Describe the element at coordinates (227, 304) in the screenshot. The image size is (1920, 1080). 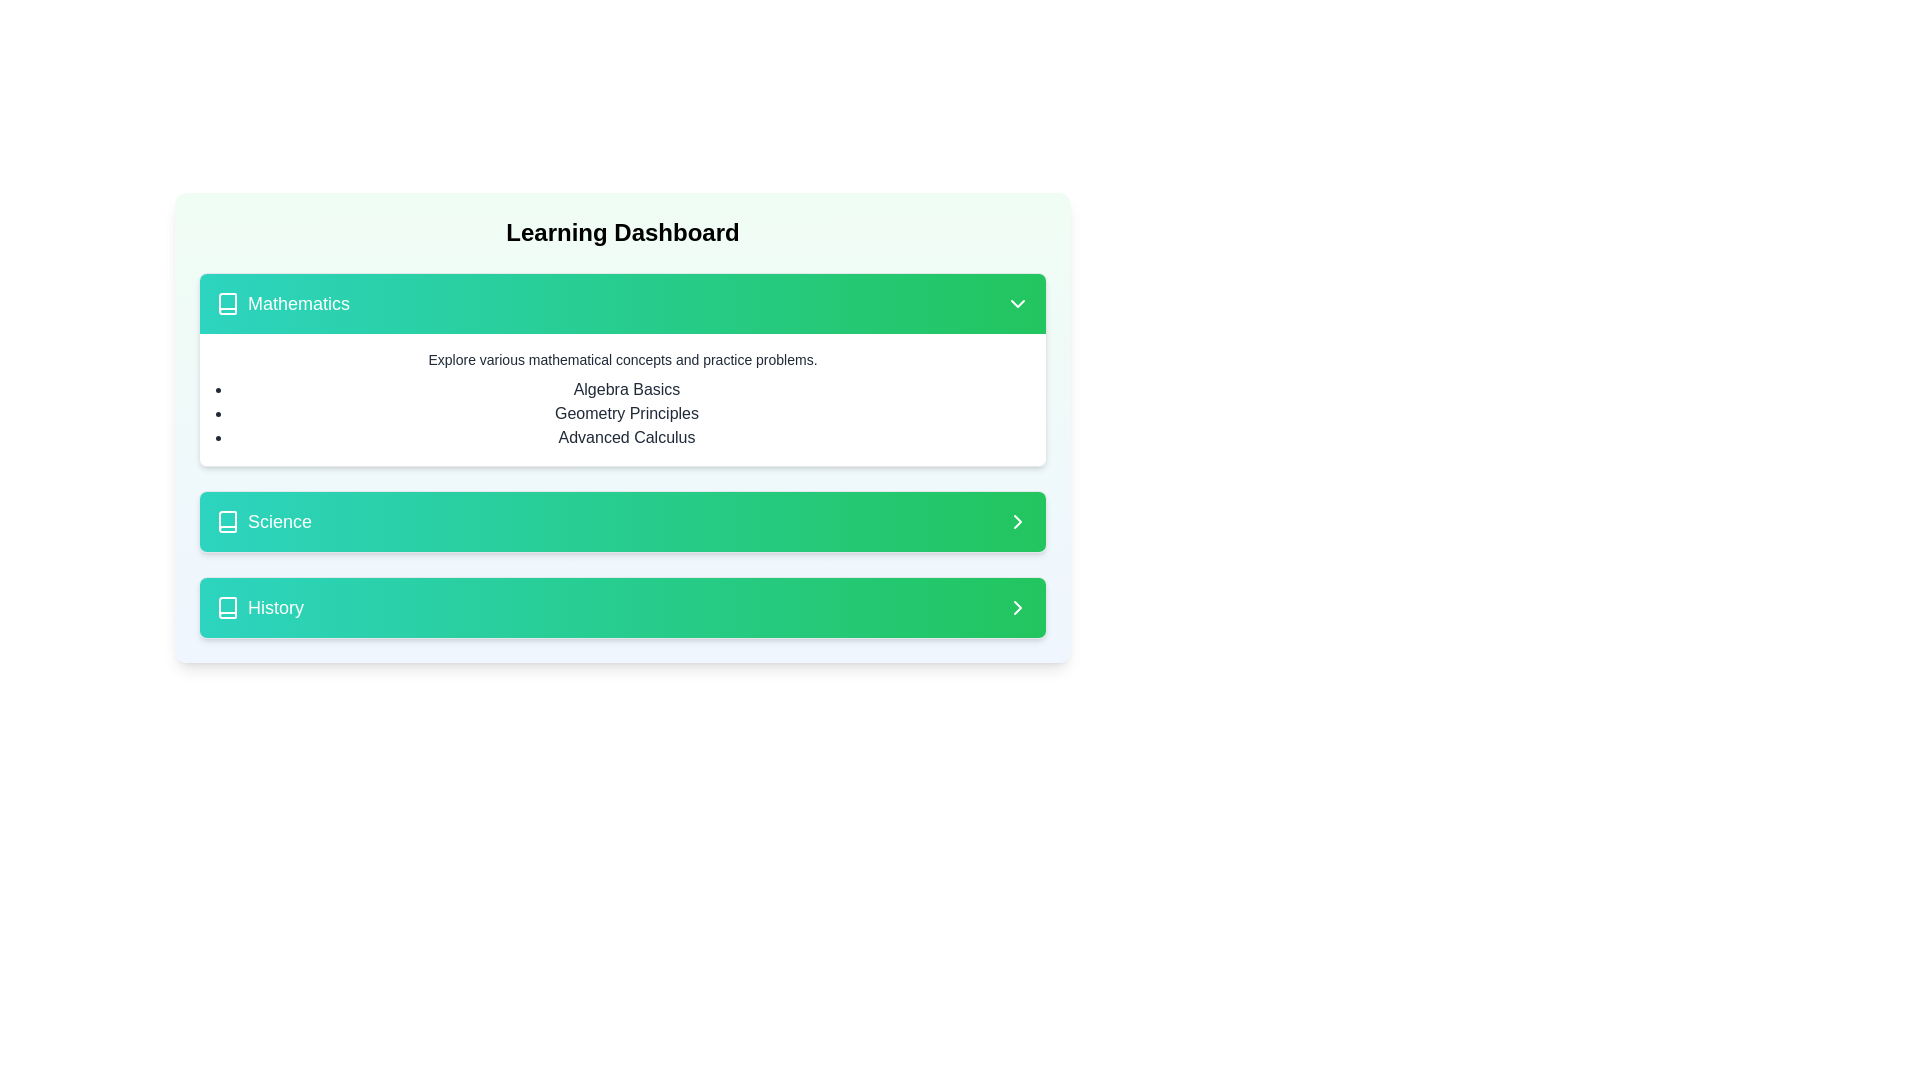
I see `the minimalistic book icon located near the top-left corner of the 'Mathematics' section header, aligned horizontally with the 'Mathematics' text label` at that location.